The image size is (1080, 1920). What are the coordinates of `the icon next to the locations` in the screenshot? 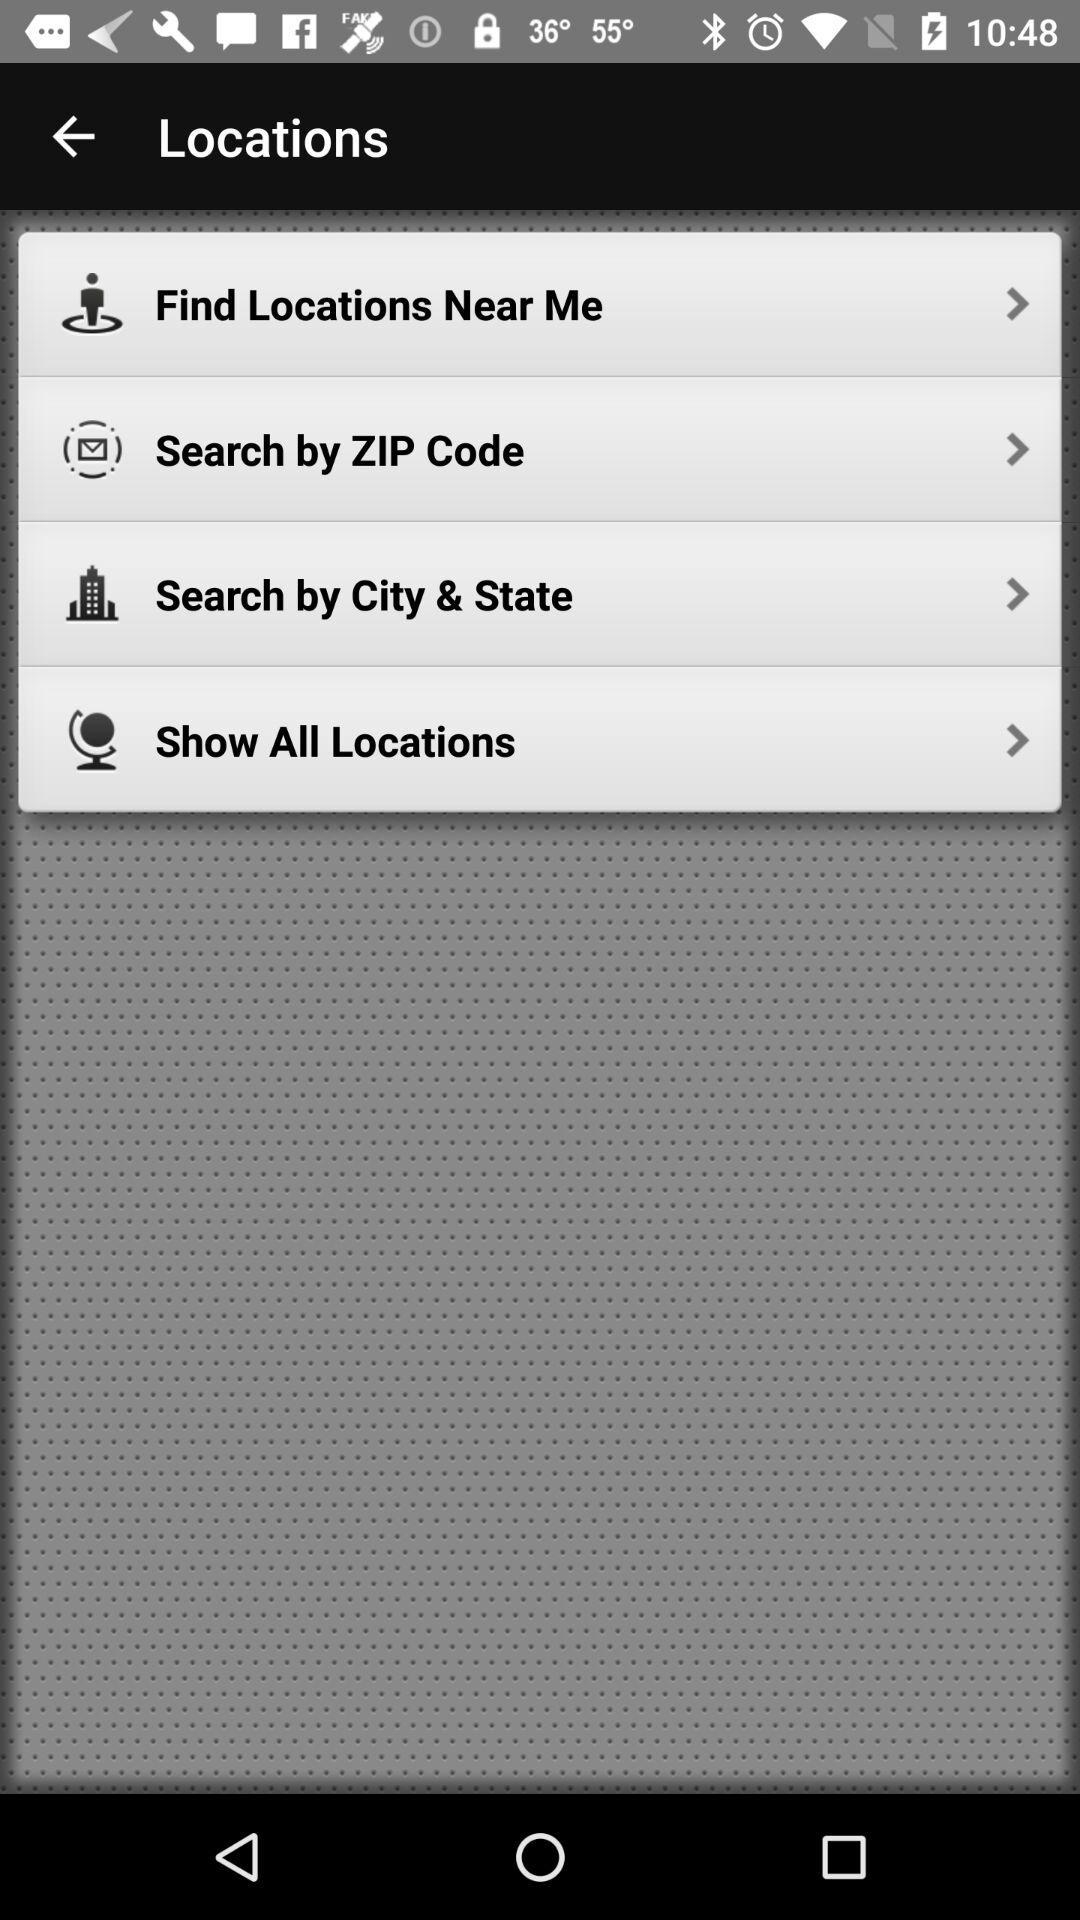 It's located at (72, 135).